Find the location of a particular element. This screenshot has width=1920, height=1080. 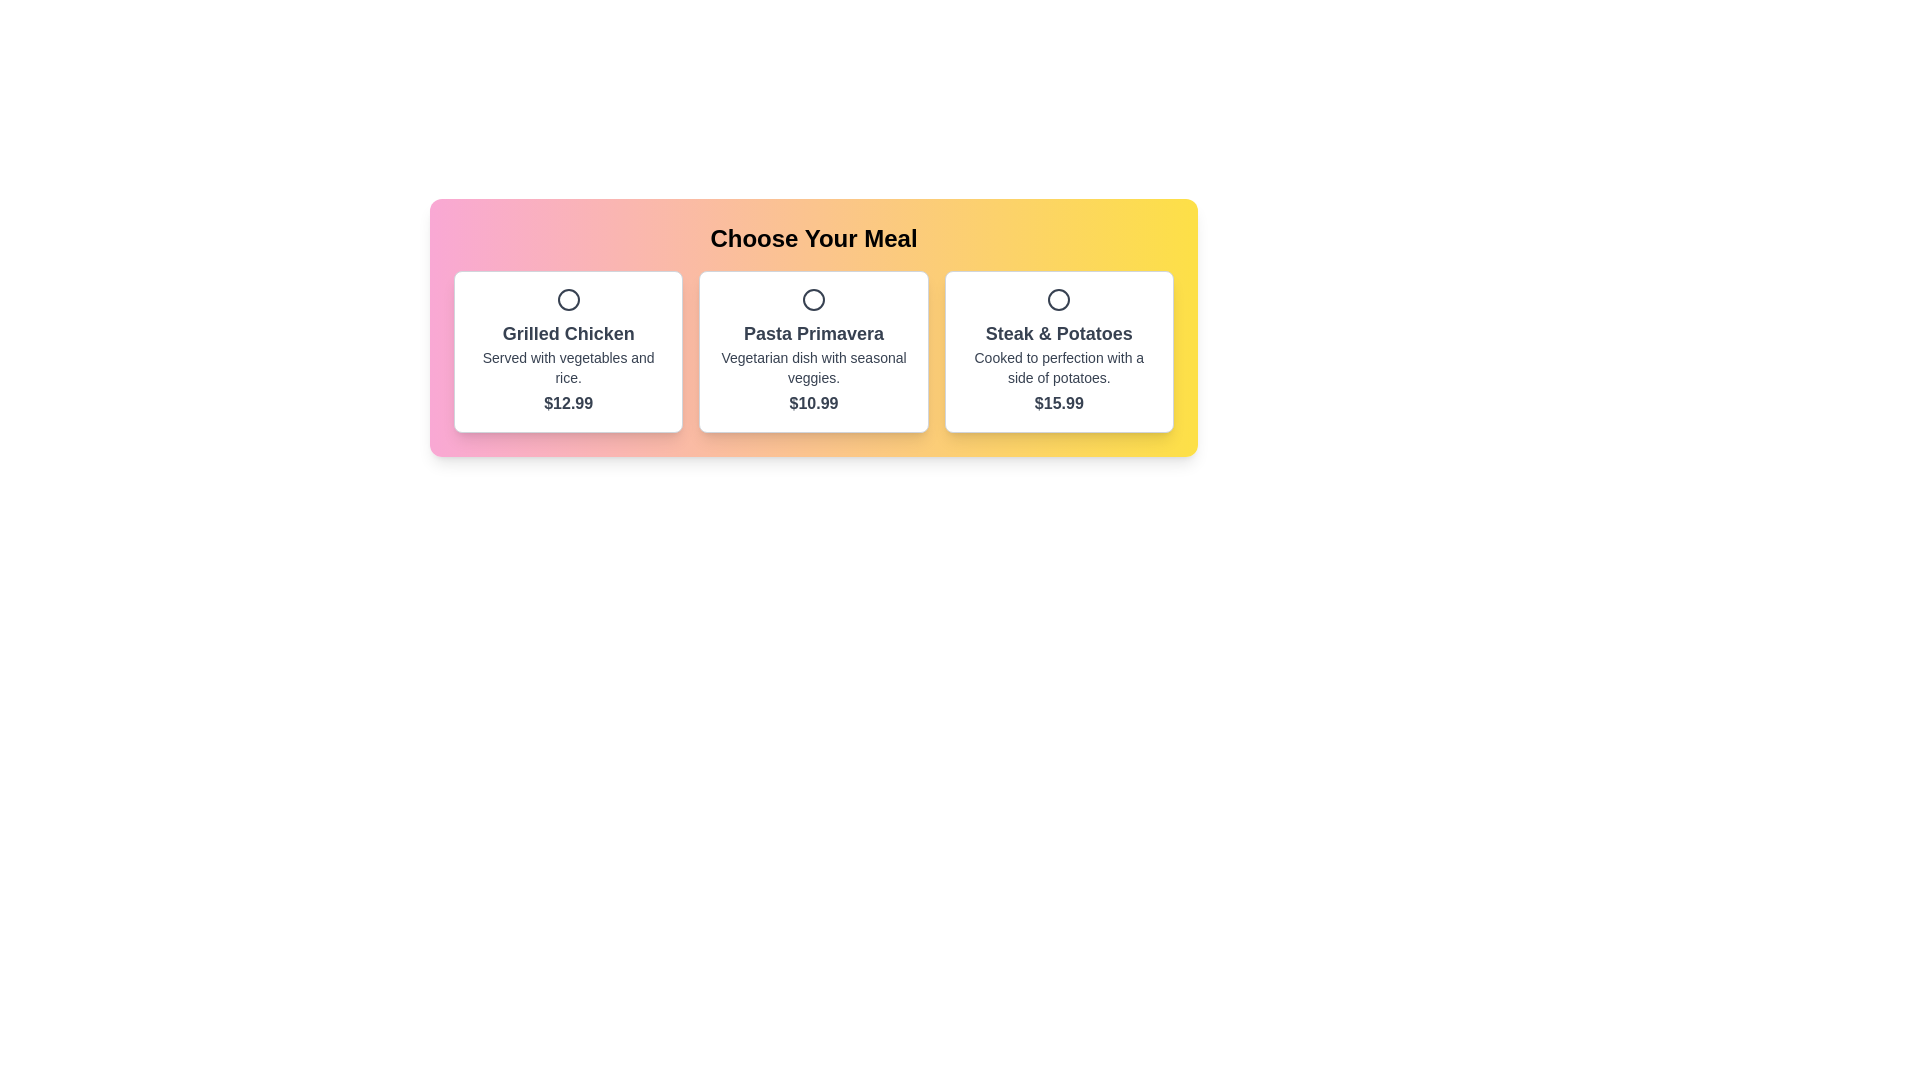

the circular icon above the 'Pasta Primavera' text is located at coordinates (814, 300).